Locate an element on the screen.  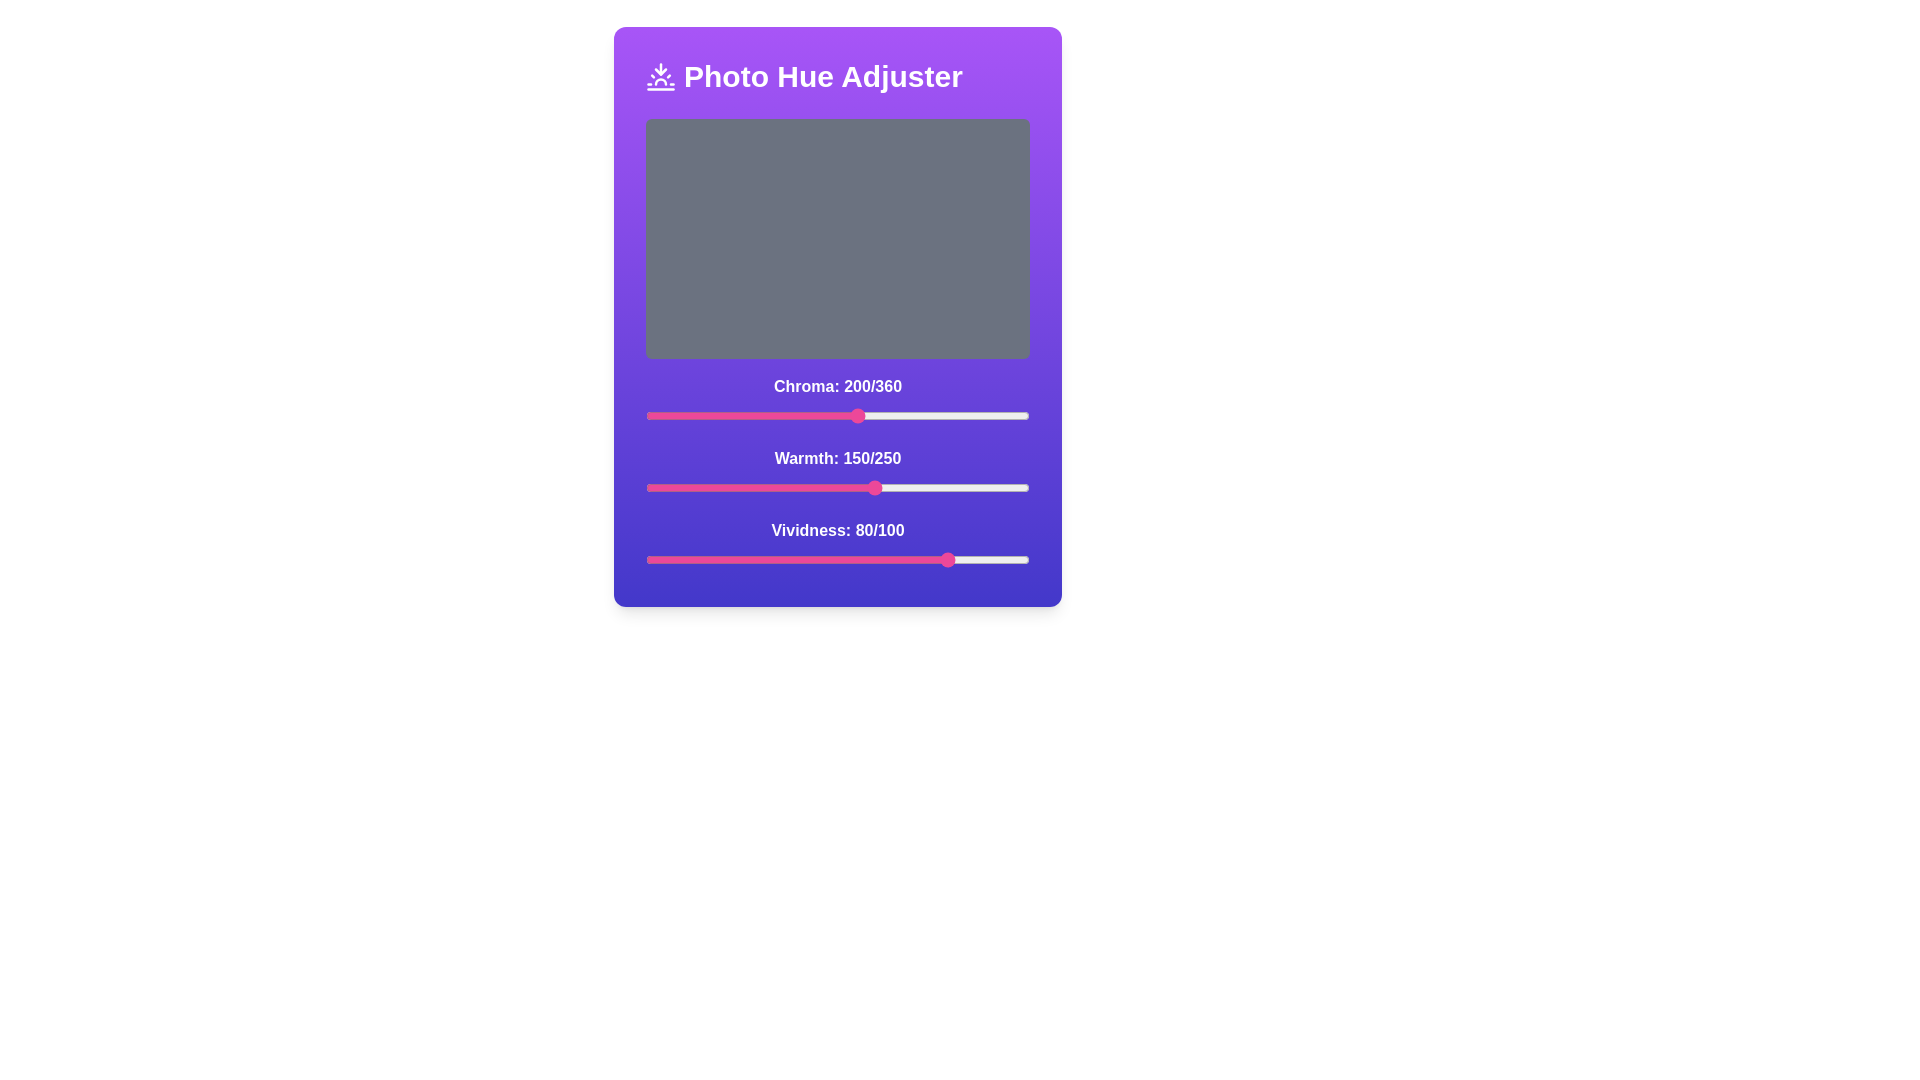
the warmth slider to 36 value is located at coordinates (701, 488).